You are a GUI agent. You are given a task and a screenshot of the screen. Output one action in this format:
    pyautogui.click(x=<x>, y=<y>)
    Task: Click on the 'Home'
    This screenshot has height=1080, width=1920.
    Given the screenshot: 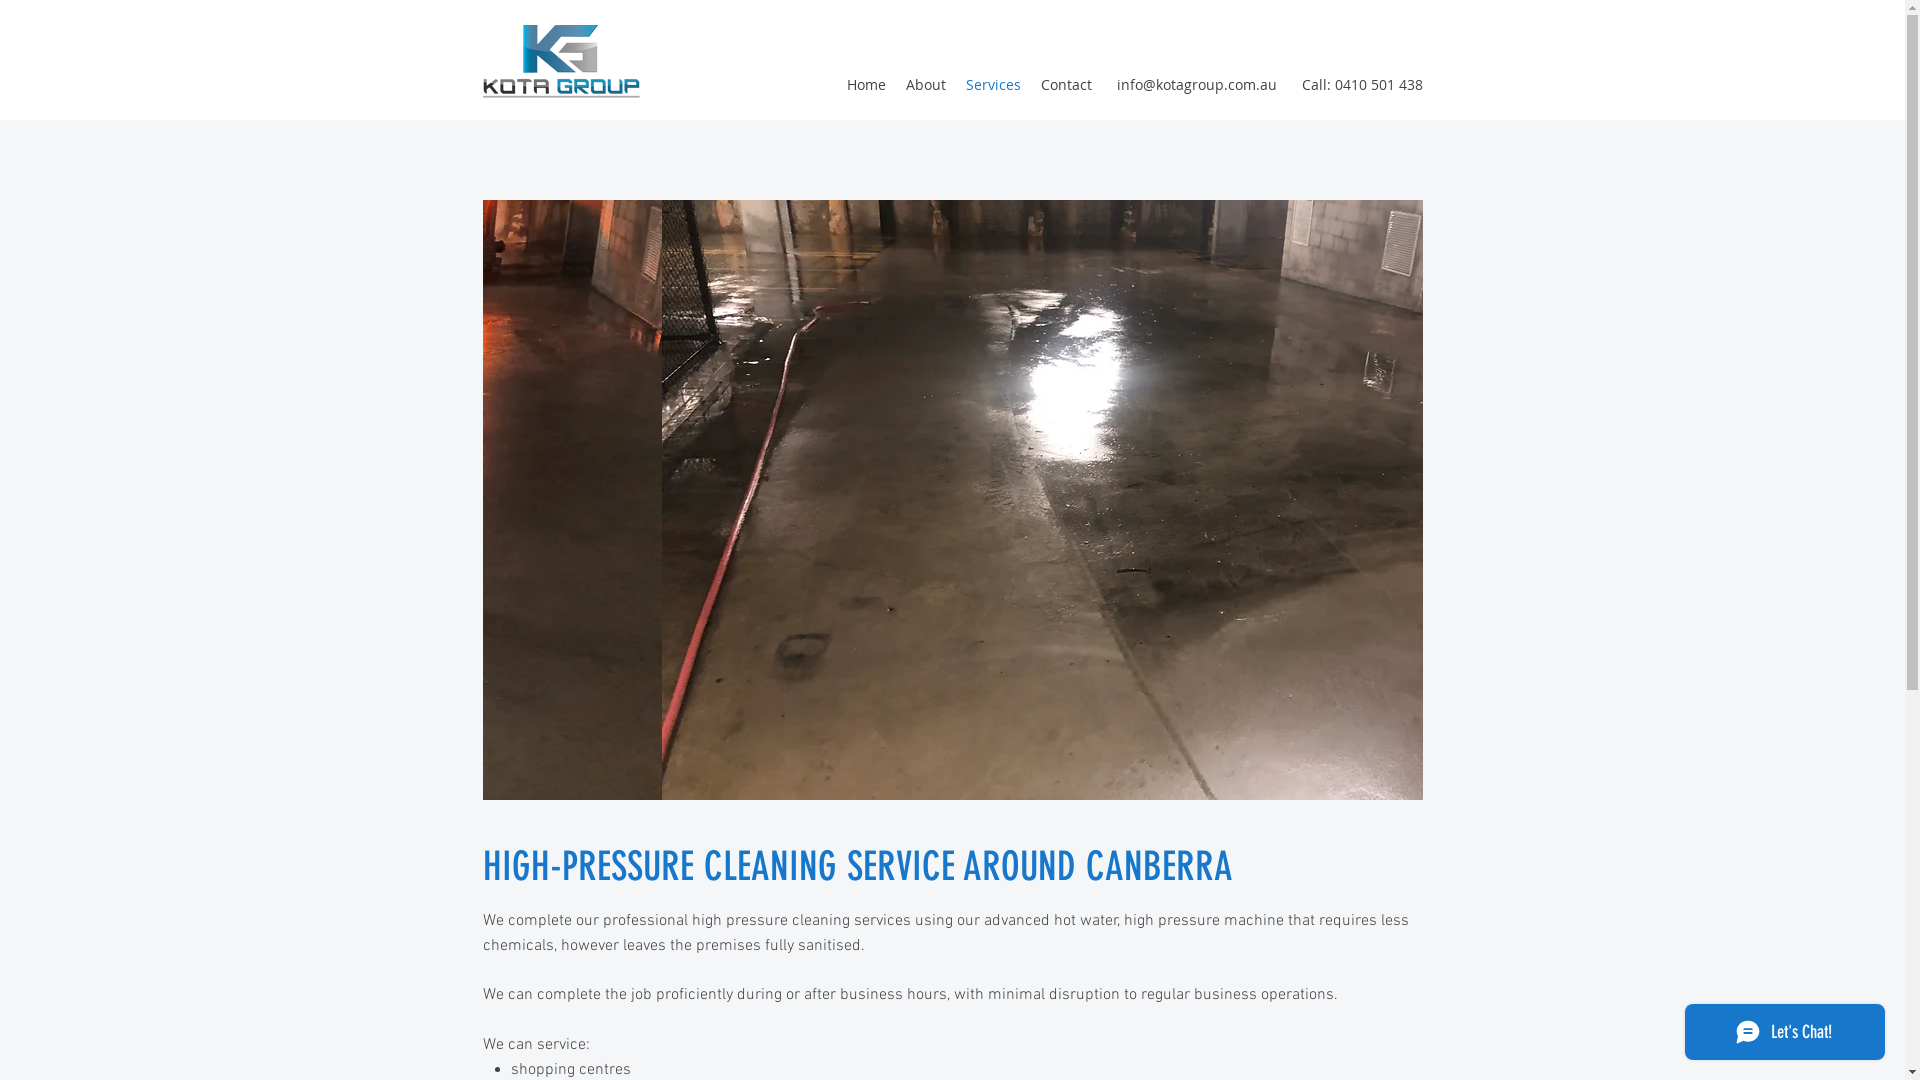 What is the action you would take?
    pyautogui.click(x=835, y=83)
    